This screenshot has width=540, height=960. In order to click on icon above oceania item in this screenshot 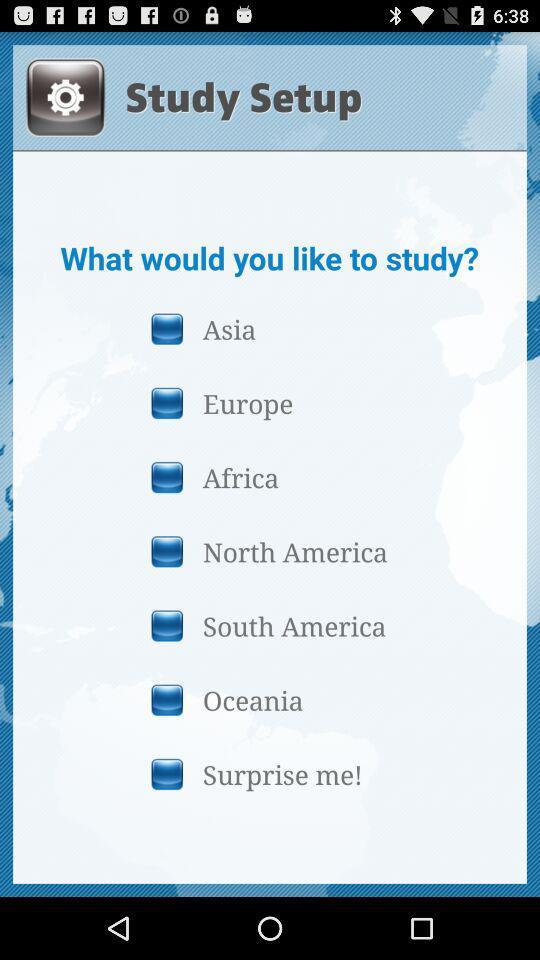, I will do `click(269, 624)`.